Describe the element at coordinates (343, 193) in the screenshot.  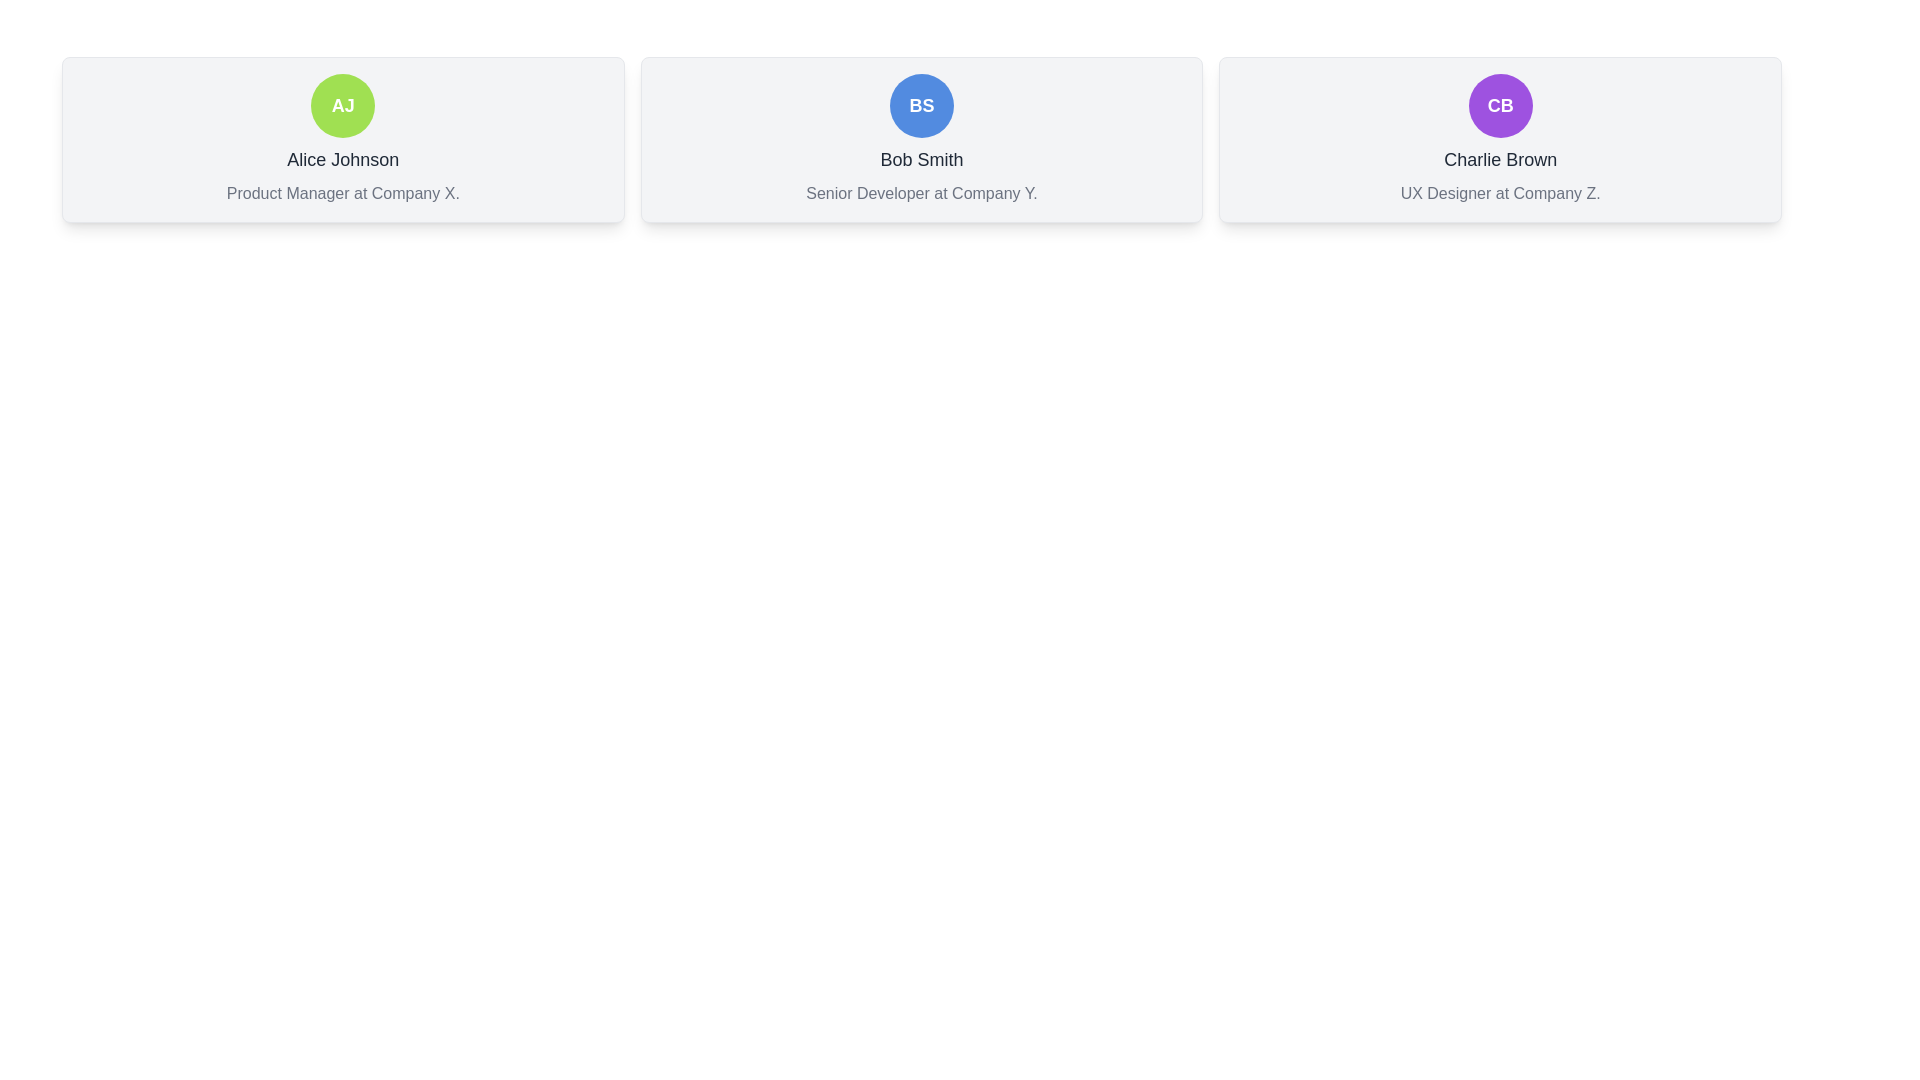
I see `the static text element that states 'Product Manager at Company X.' which is styled in gray color and centered alignment, located in the first card below 'Alice Johnson'` at that location.